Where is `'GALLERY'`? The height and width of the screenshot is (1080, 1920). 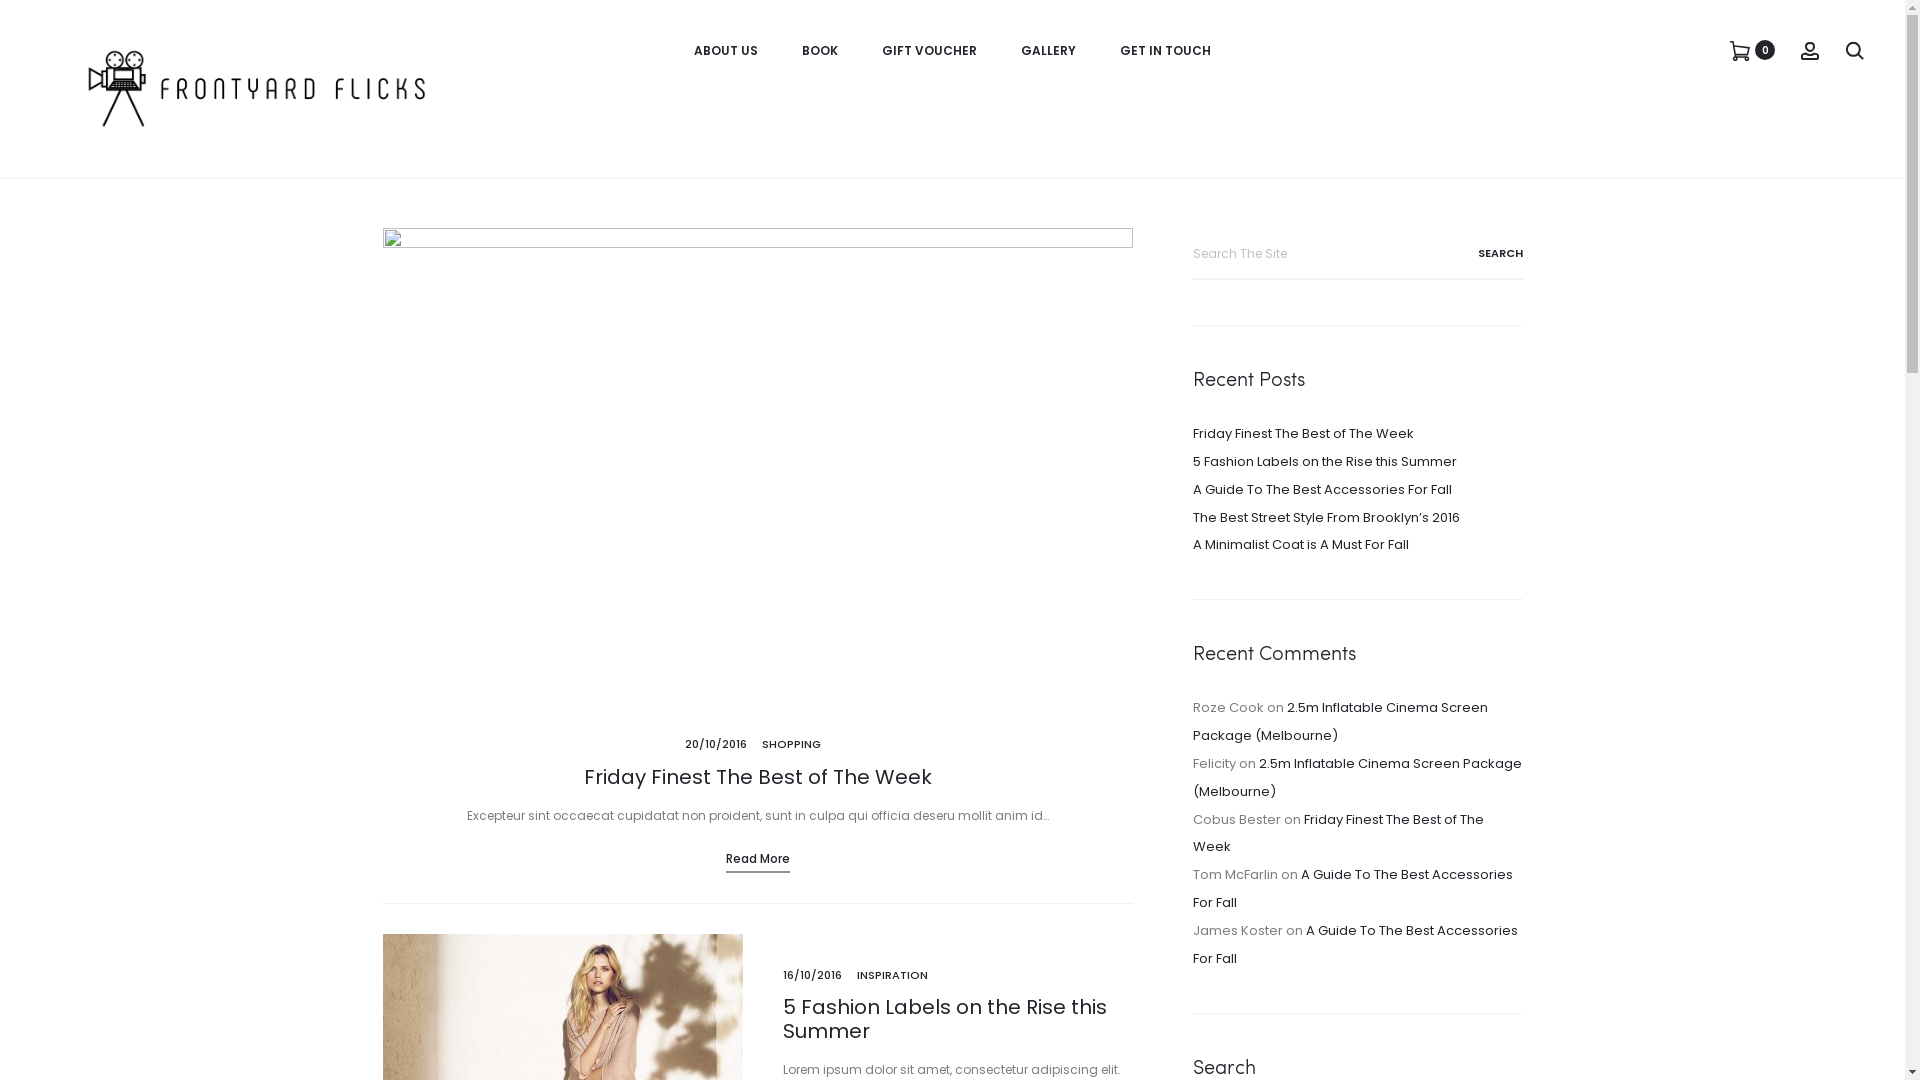 'GALLERY' is located at coordinates (1021, 49).